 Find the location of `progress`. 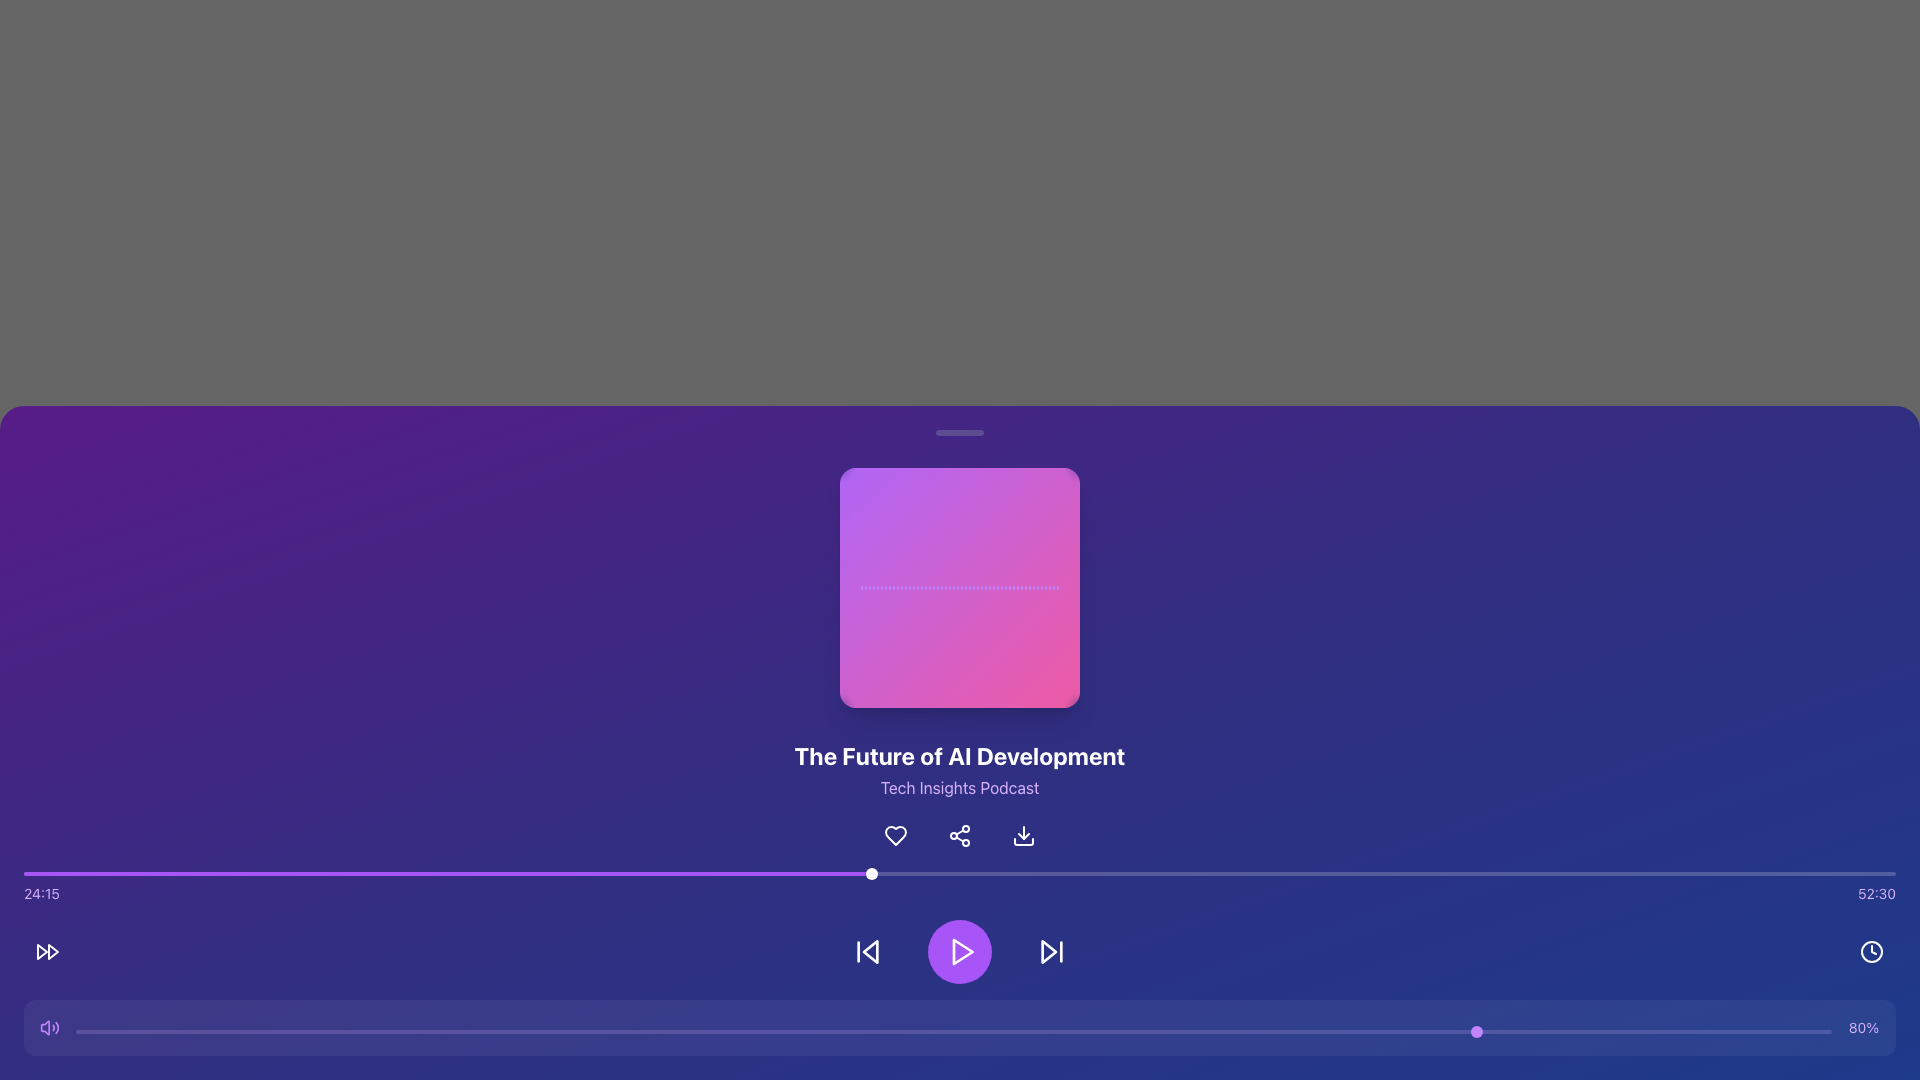

progress is located at coordinates (1652, 873).